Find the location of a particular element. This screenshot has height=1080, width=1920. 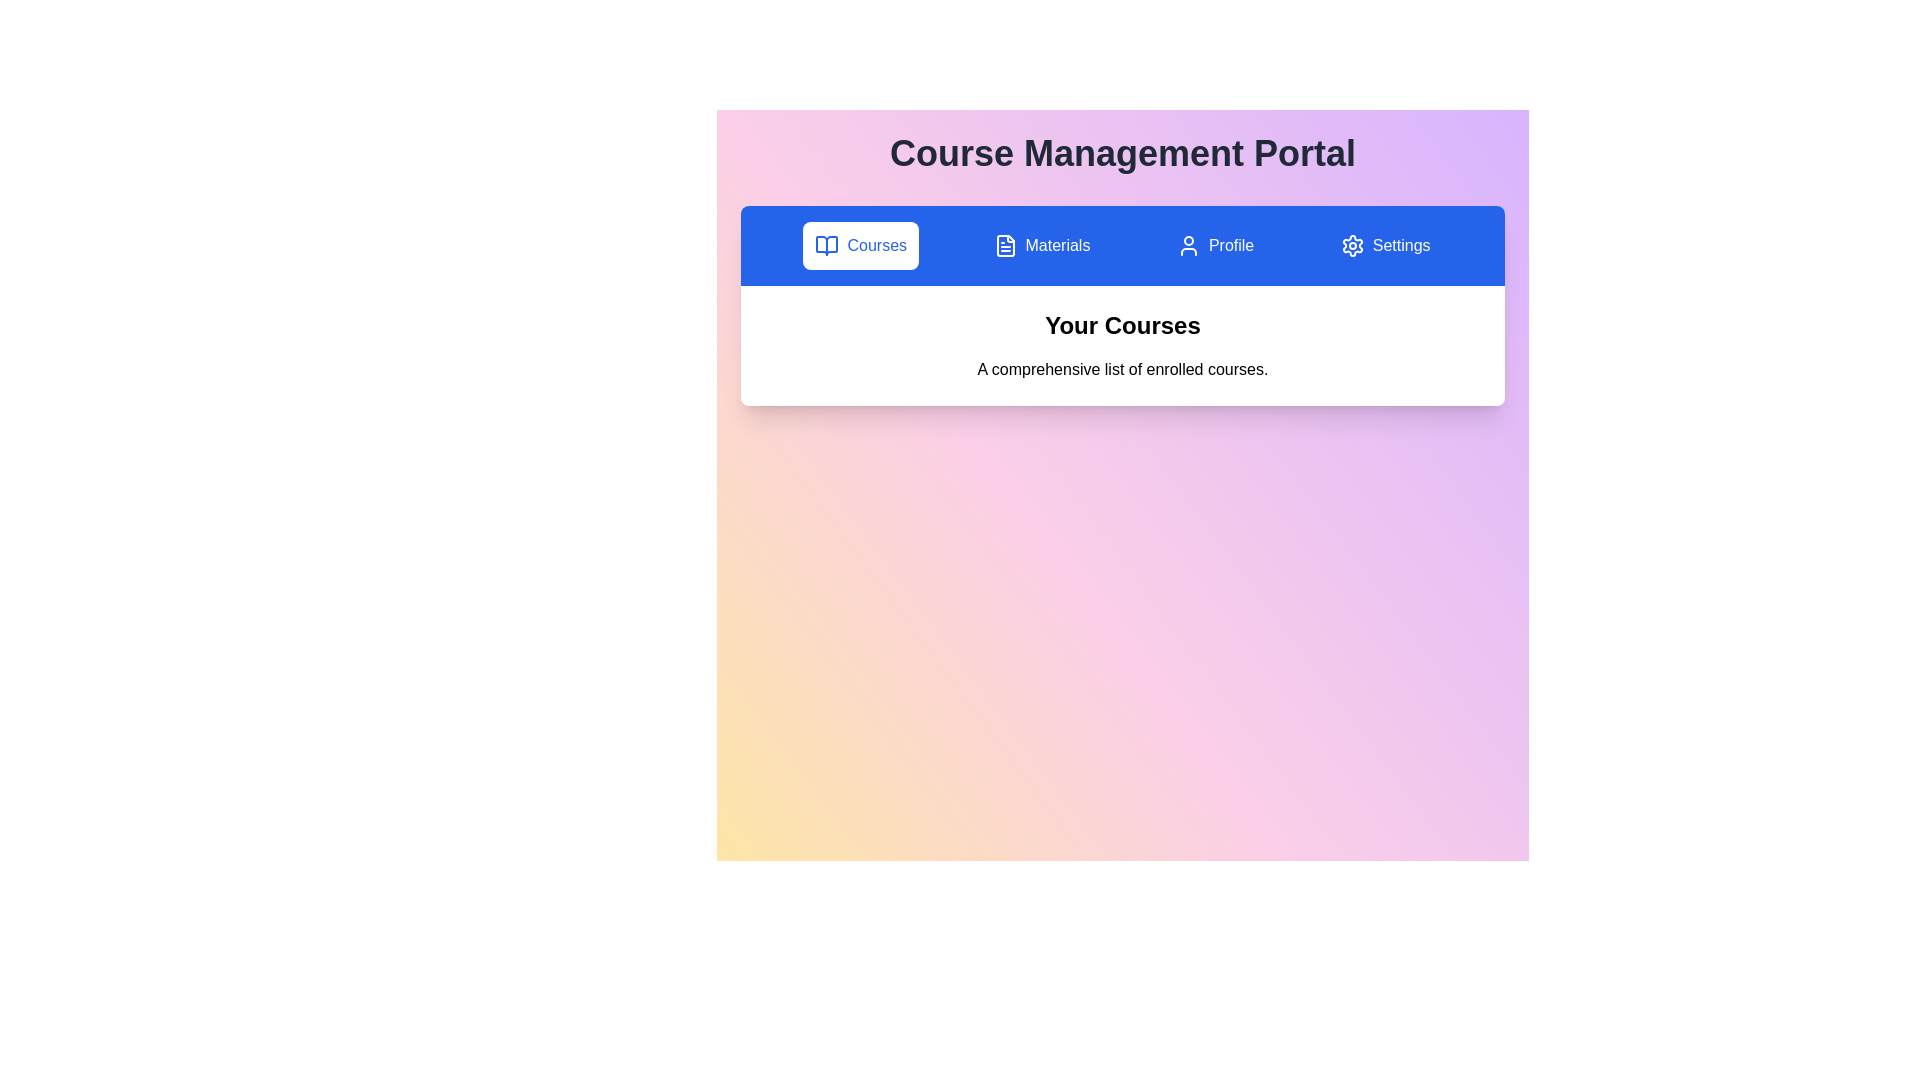

the open book icon located in the navigation bar, which is part of the 'Courses' button is located at coordinates (827, 245).